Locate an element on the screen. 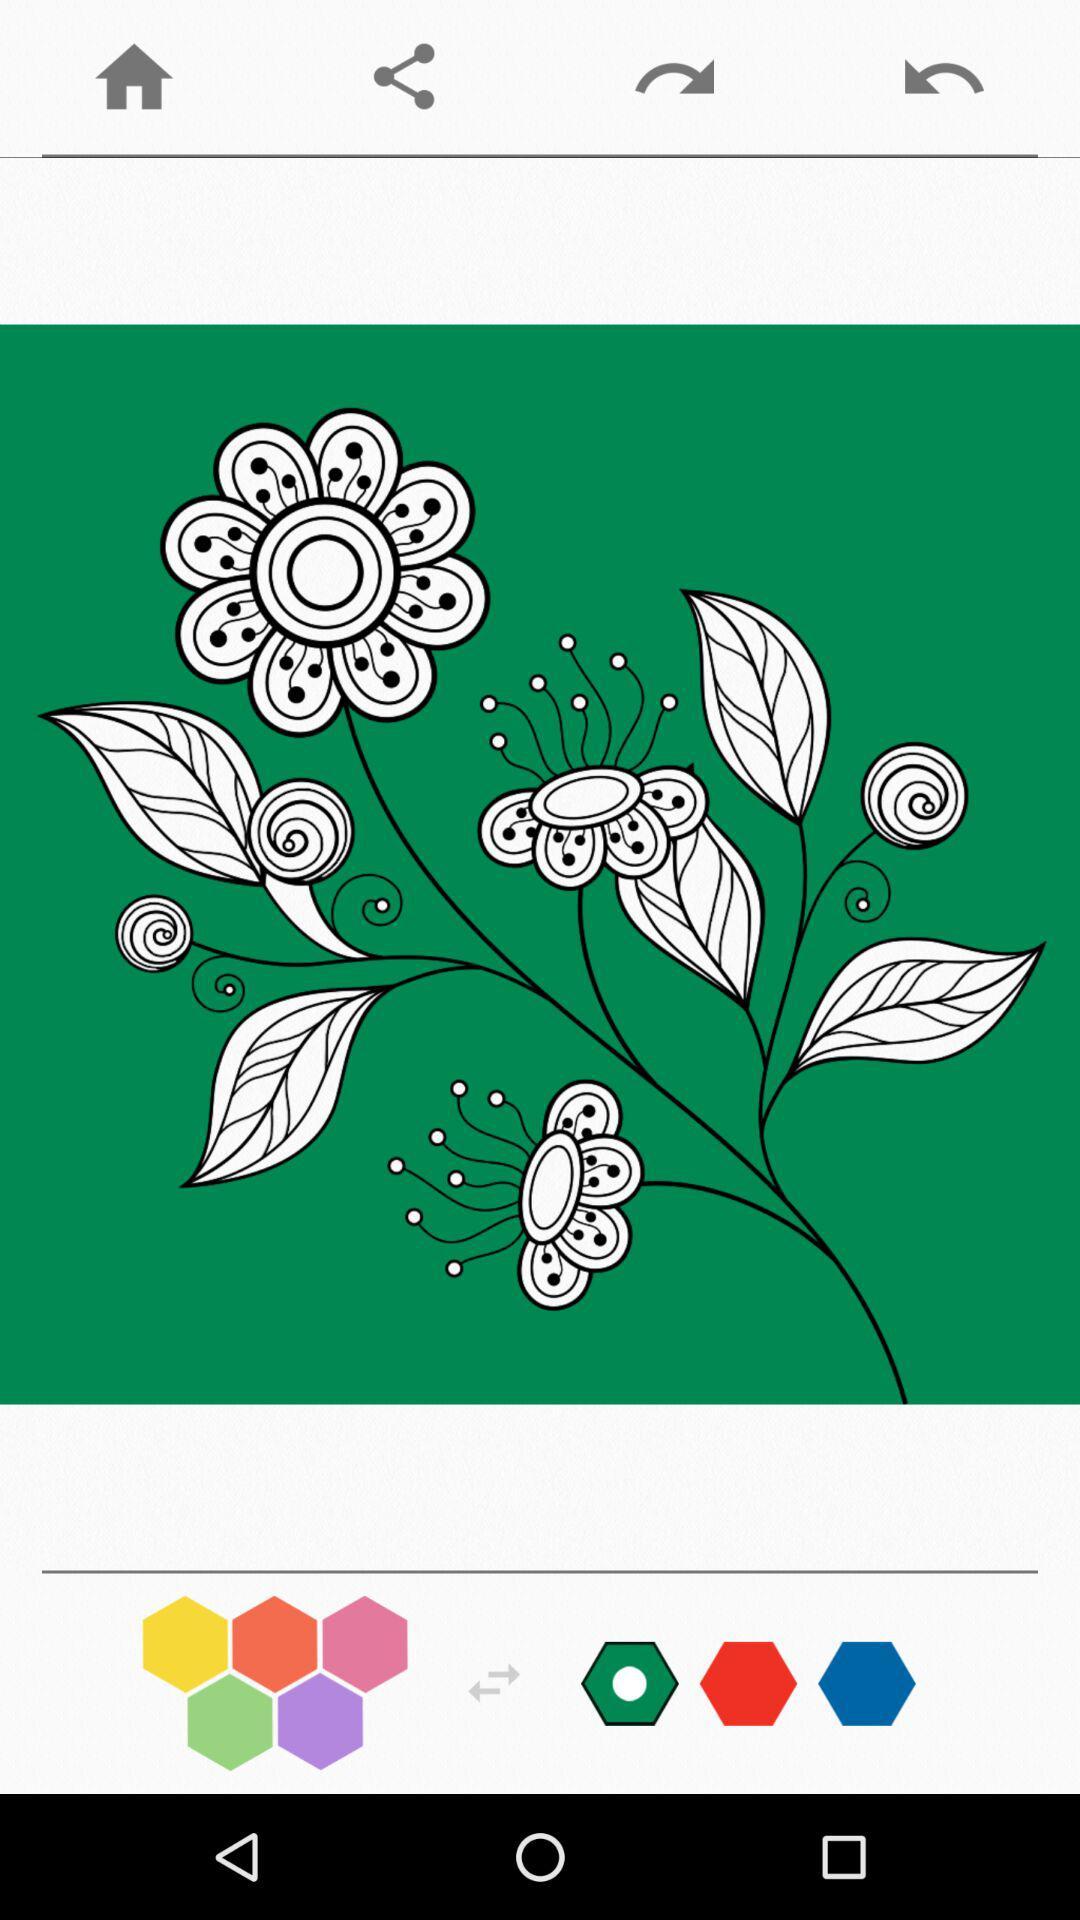 This screenshot has width=1080, height=1920. color is located at coordinates (628, 1682).